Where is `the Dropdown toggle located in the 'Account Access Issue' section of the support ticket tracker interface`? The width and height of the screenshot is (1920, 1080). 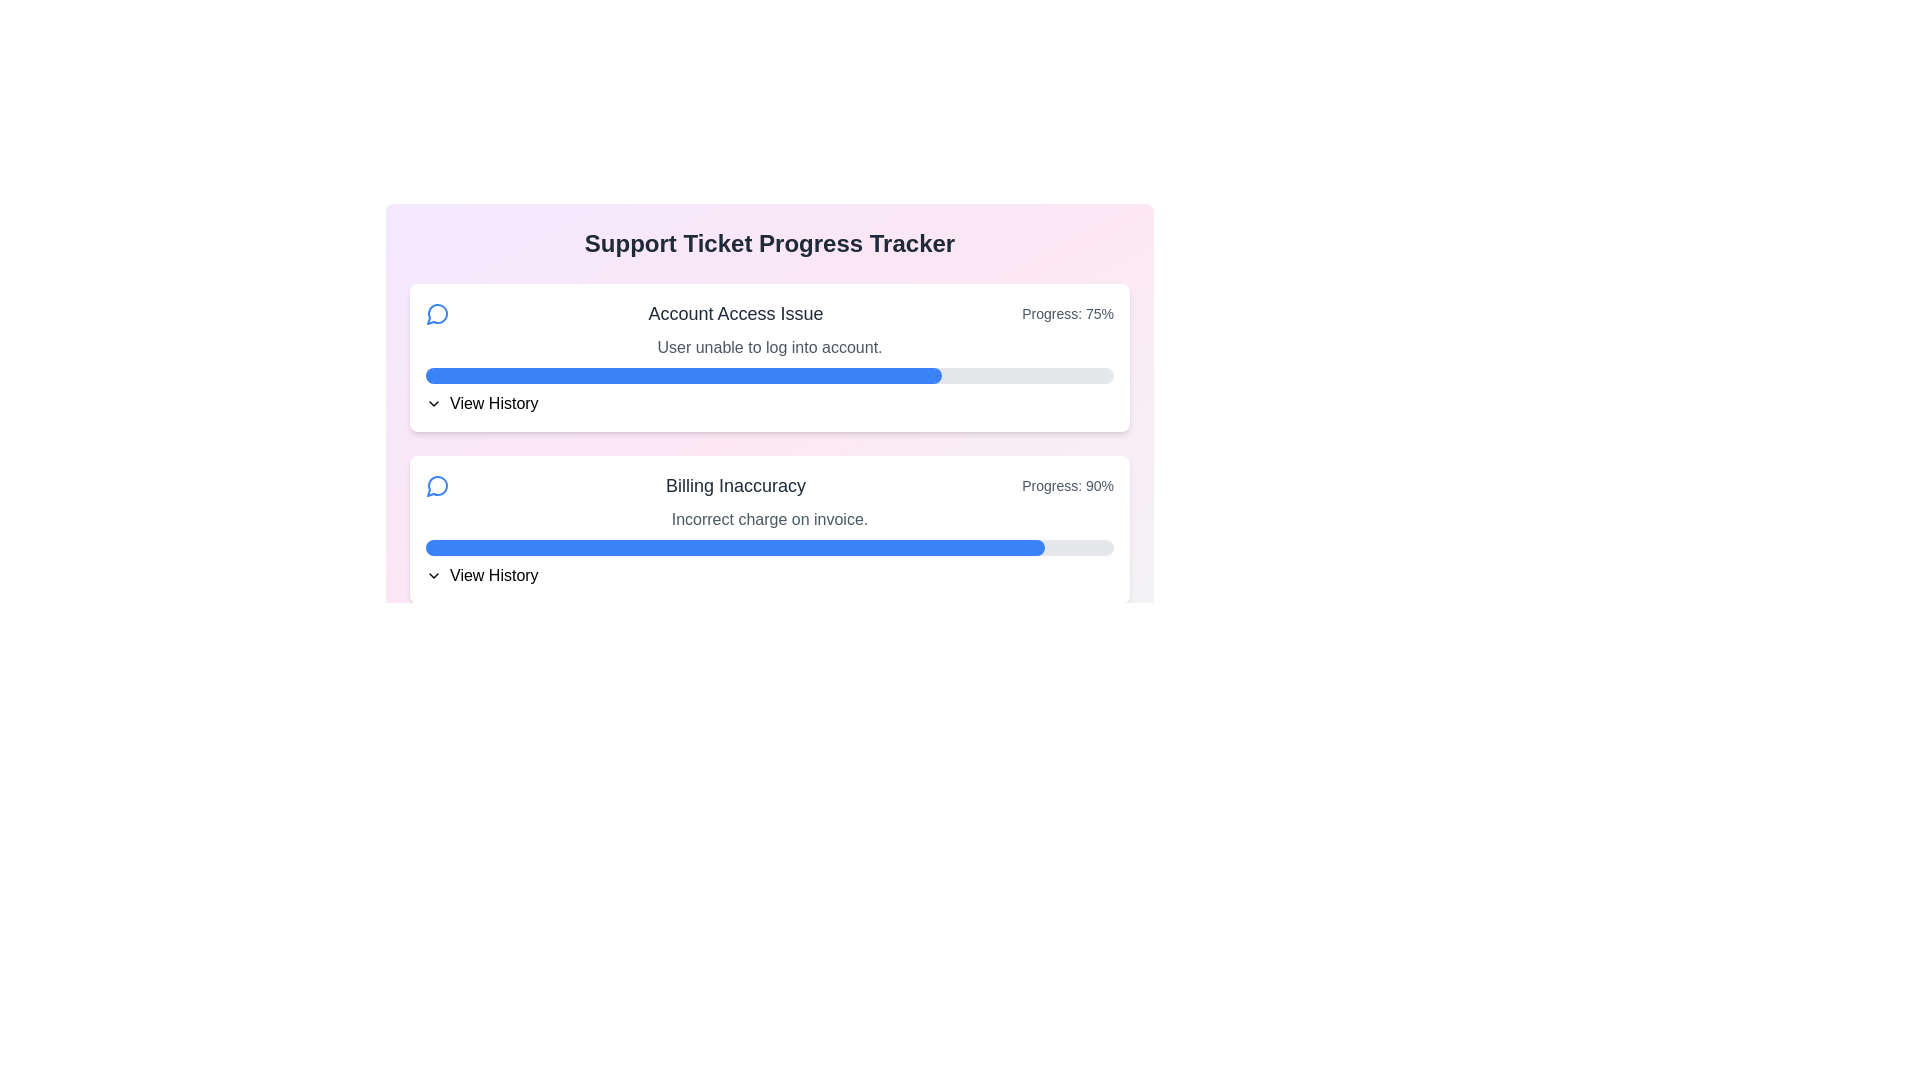 the Dropdown toggle located in the 'Account Access Issue' section of the support ticket tracker interface is located at coordinates (768, 404).